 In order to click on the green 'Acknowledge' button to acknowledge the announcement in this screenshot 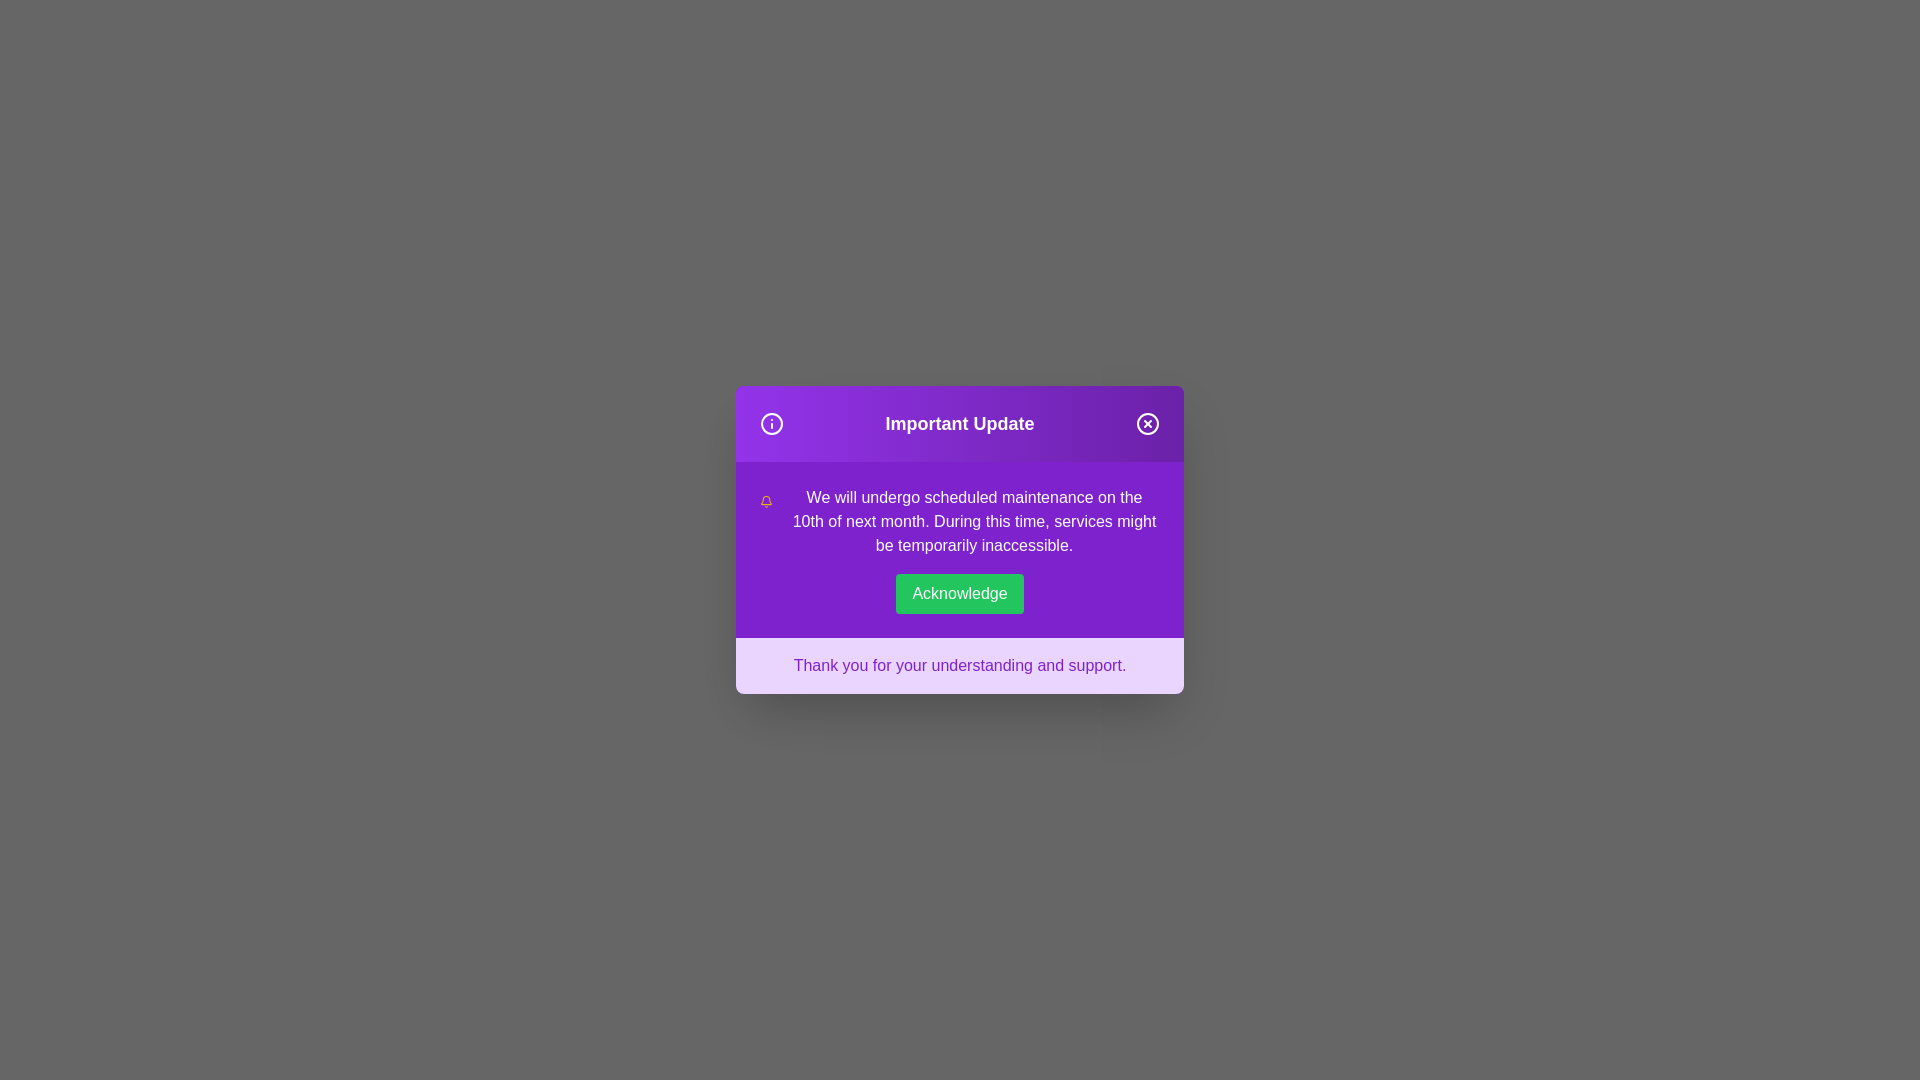, I will do `click(960, 593)`.